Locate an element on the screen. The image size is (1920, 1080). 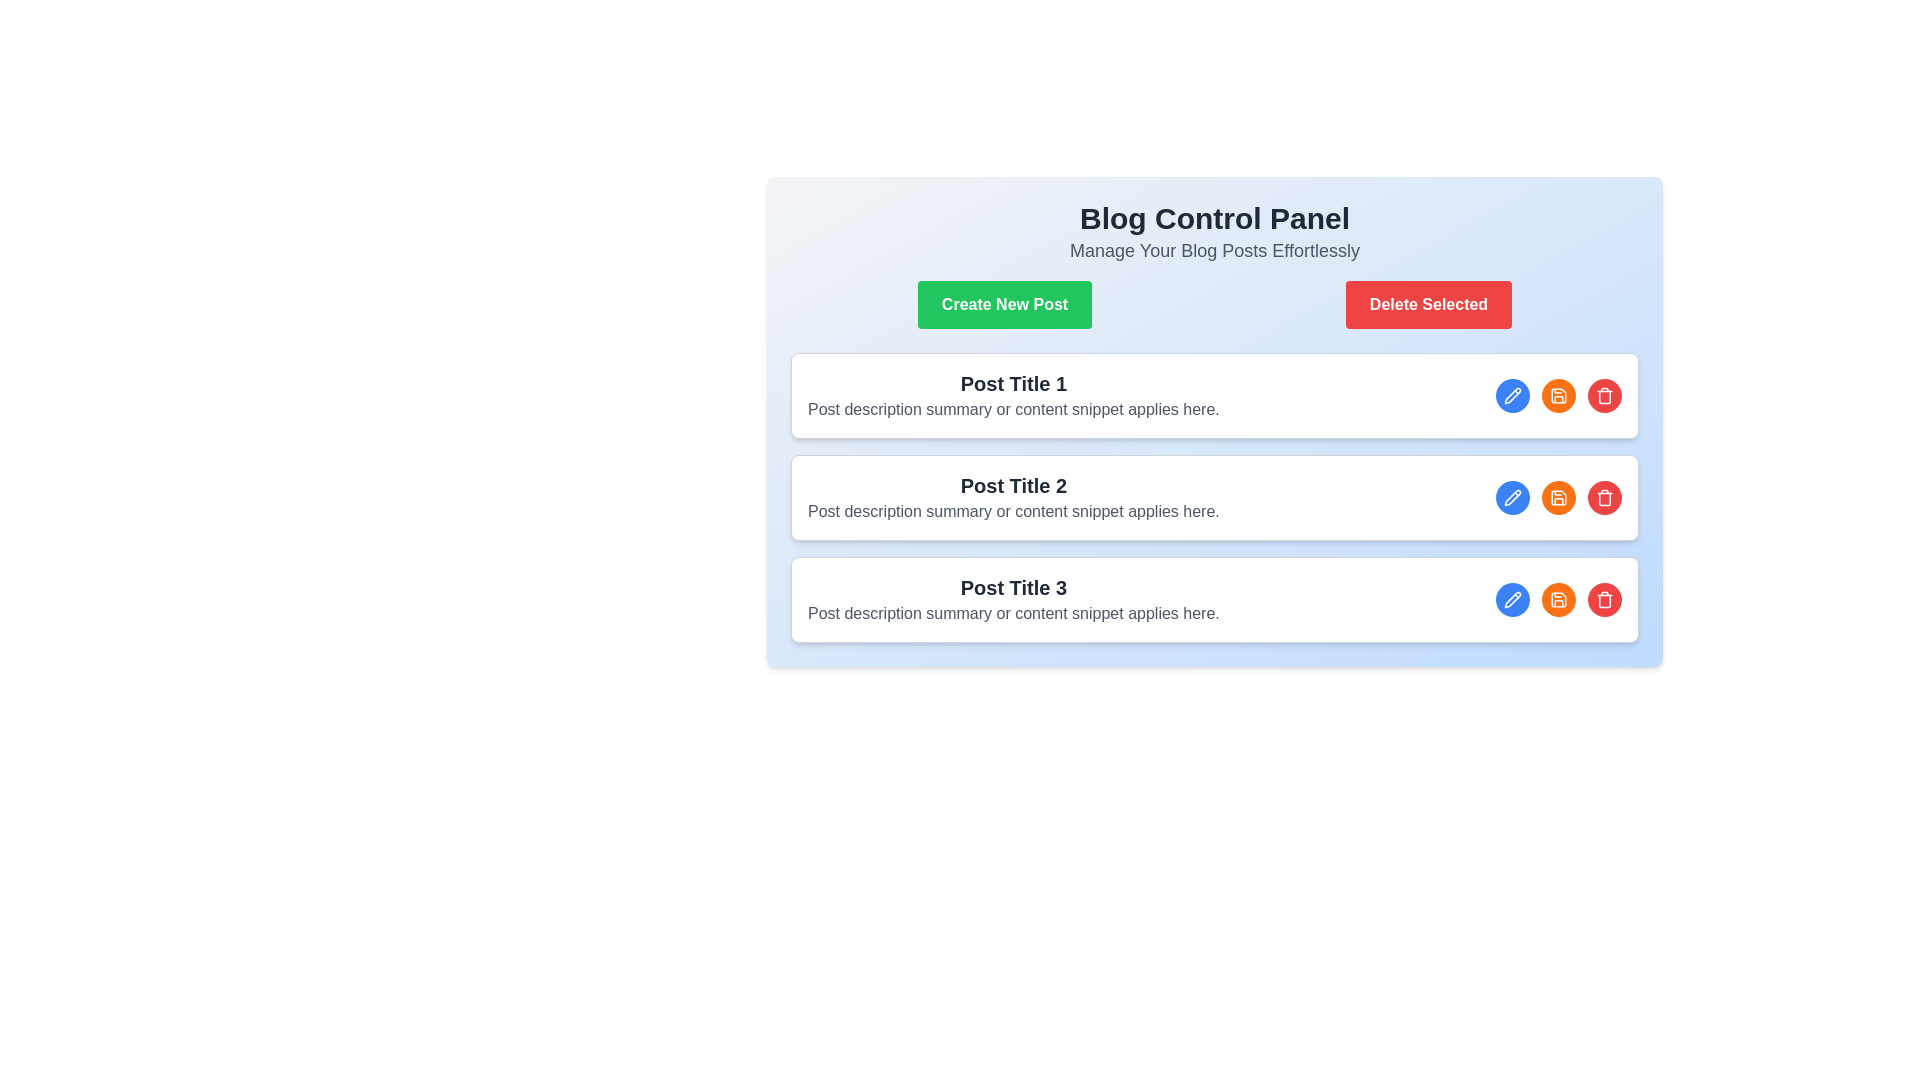
the save action icon button, which is the middle button in a row of three action buttons (Edit, Save, and Delete) located at the right end of each blog post item is located at coordinates (1558, 396).